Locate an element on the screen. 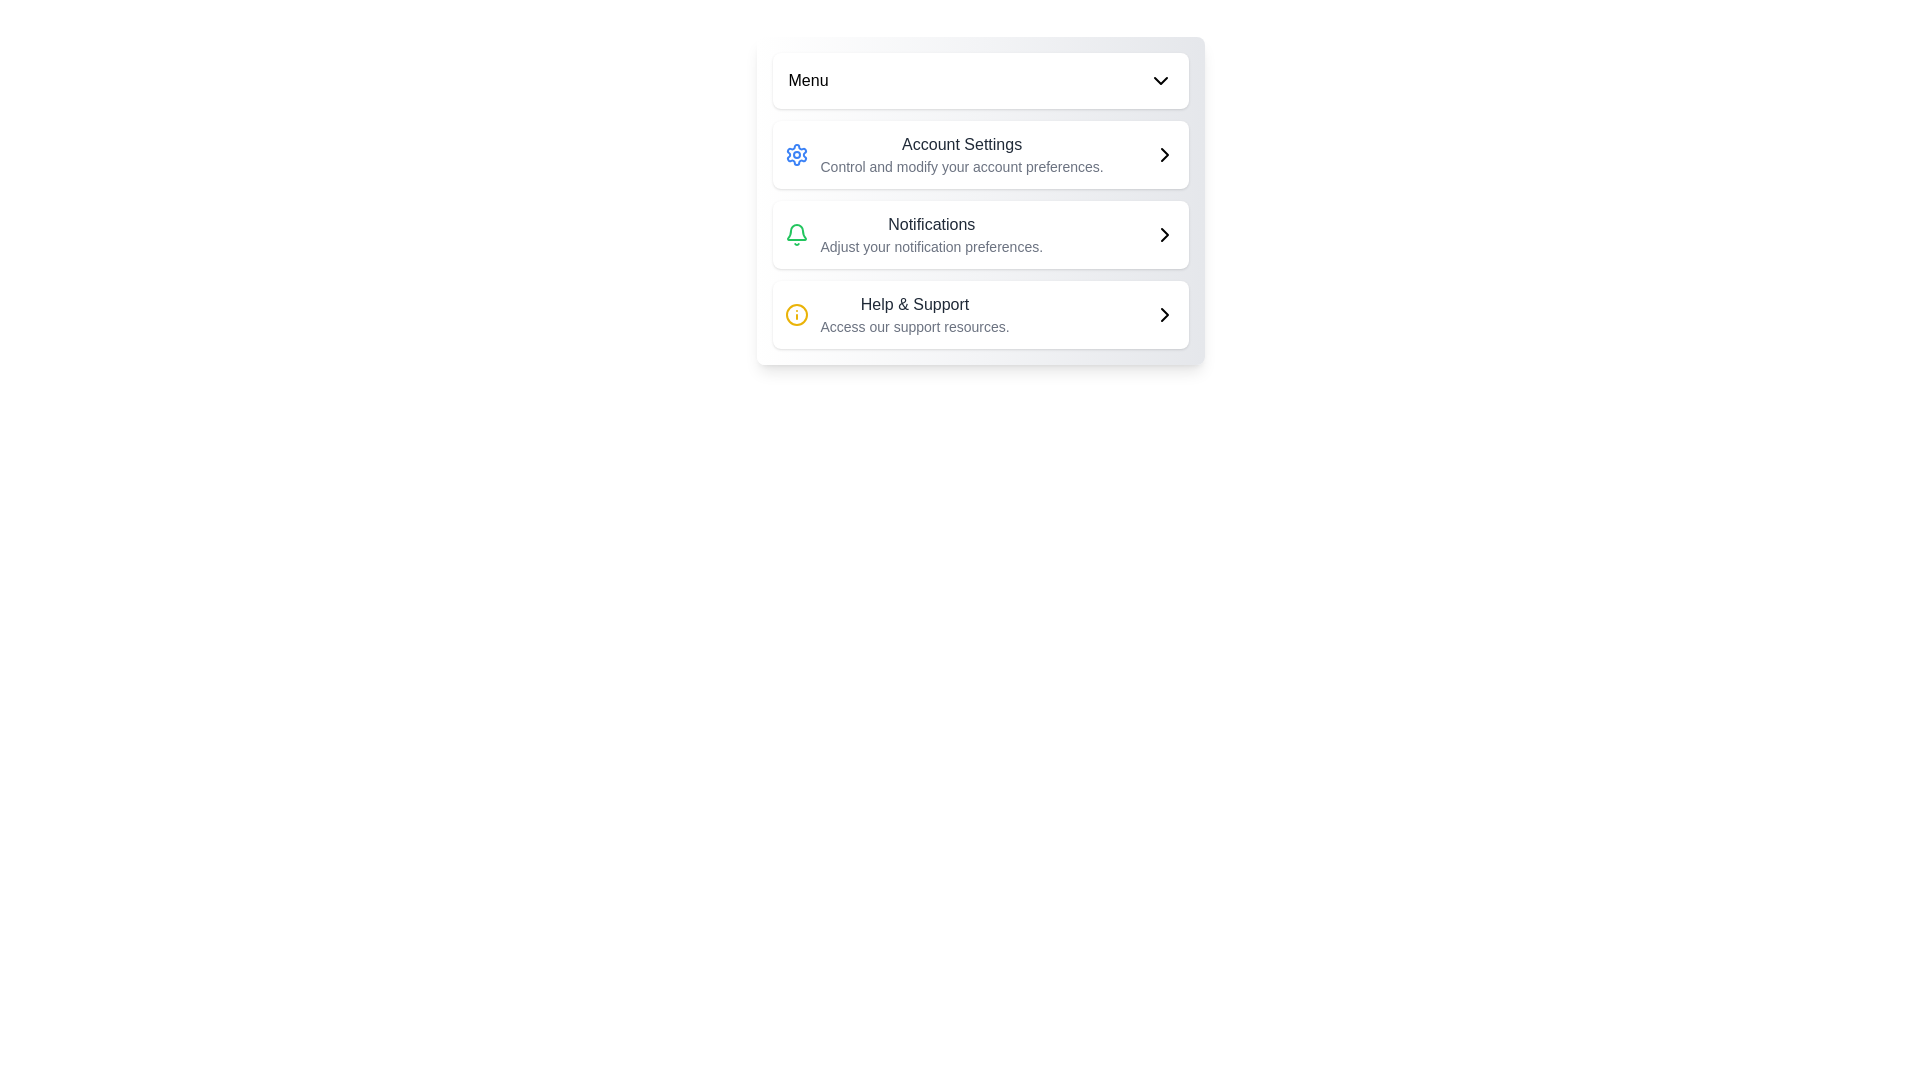 This screenshot has width=1920, height=1080. the gear icon for settings, which is vividly blue and located in the 'Account Settings' section on the left side of the menu card is located at coordinates (795, 153).